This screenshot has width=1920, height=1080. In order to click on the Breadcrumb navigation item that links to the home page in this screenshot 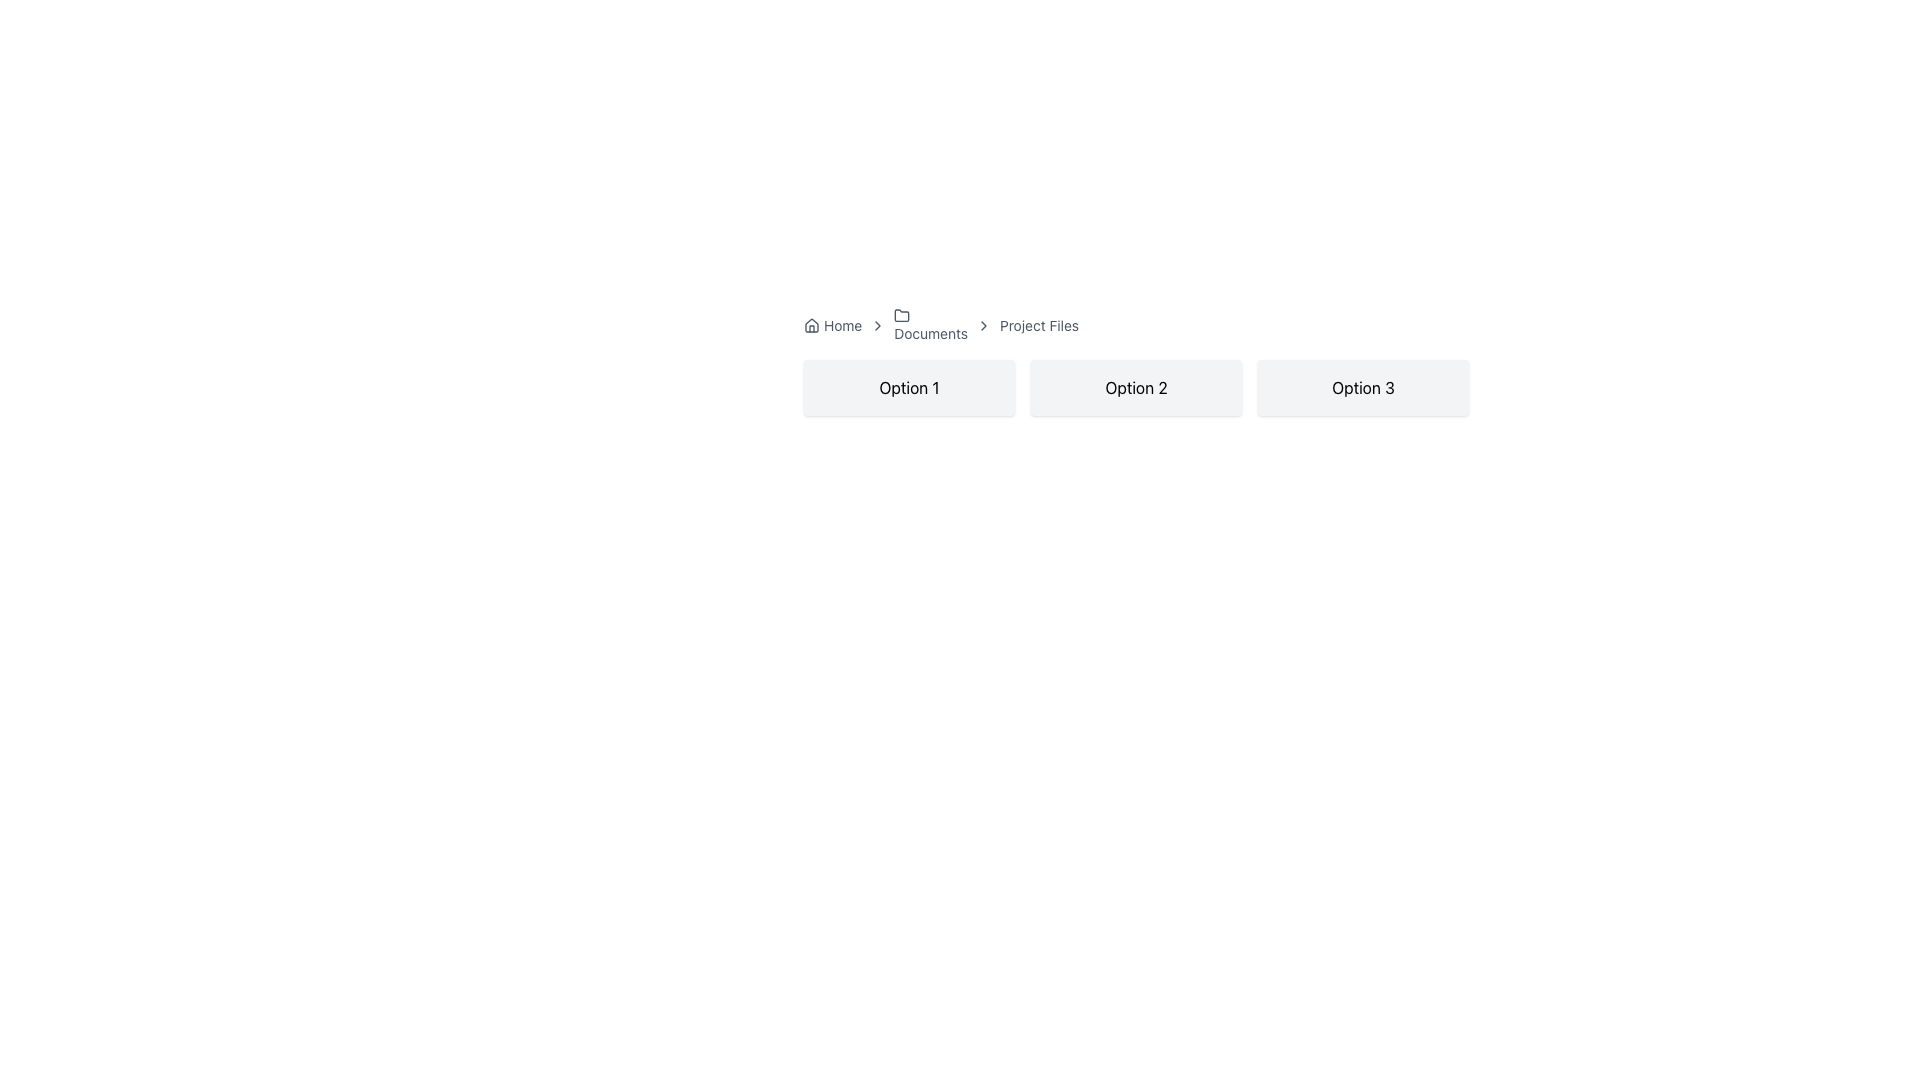, I will do `click(833, 325)`.